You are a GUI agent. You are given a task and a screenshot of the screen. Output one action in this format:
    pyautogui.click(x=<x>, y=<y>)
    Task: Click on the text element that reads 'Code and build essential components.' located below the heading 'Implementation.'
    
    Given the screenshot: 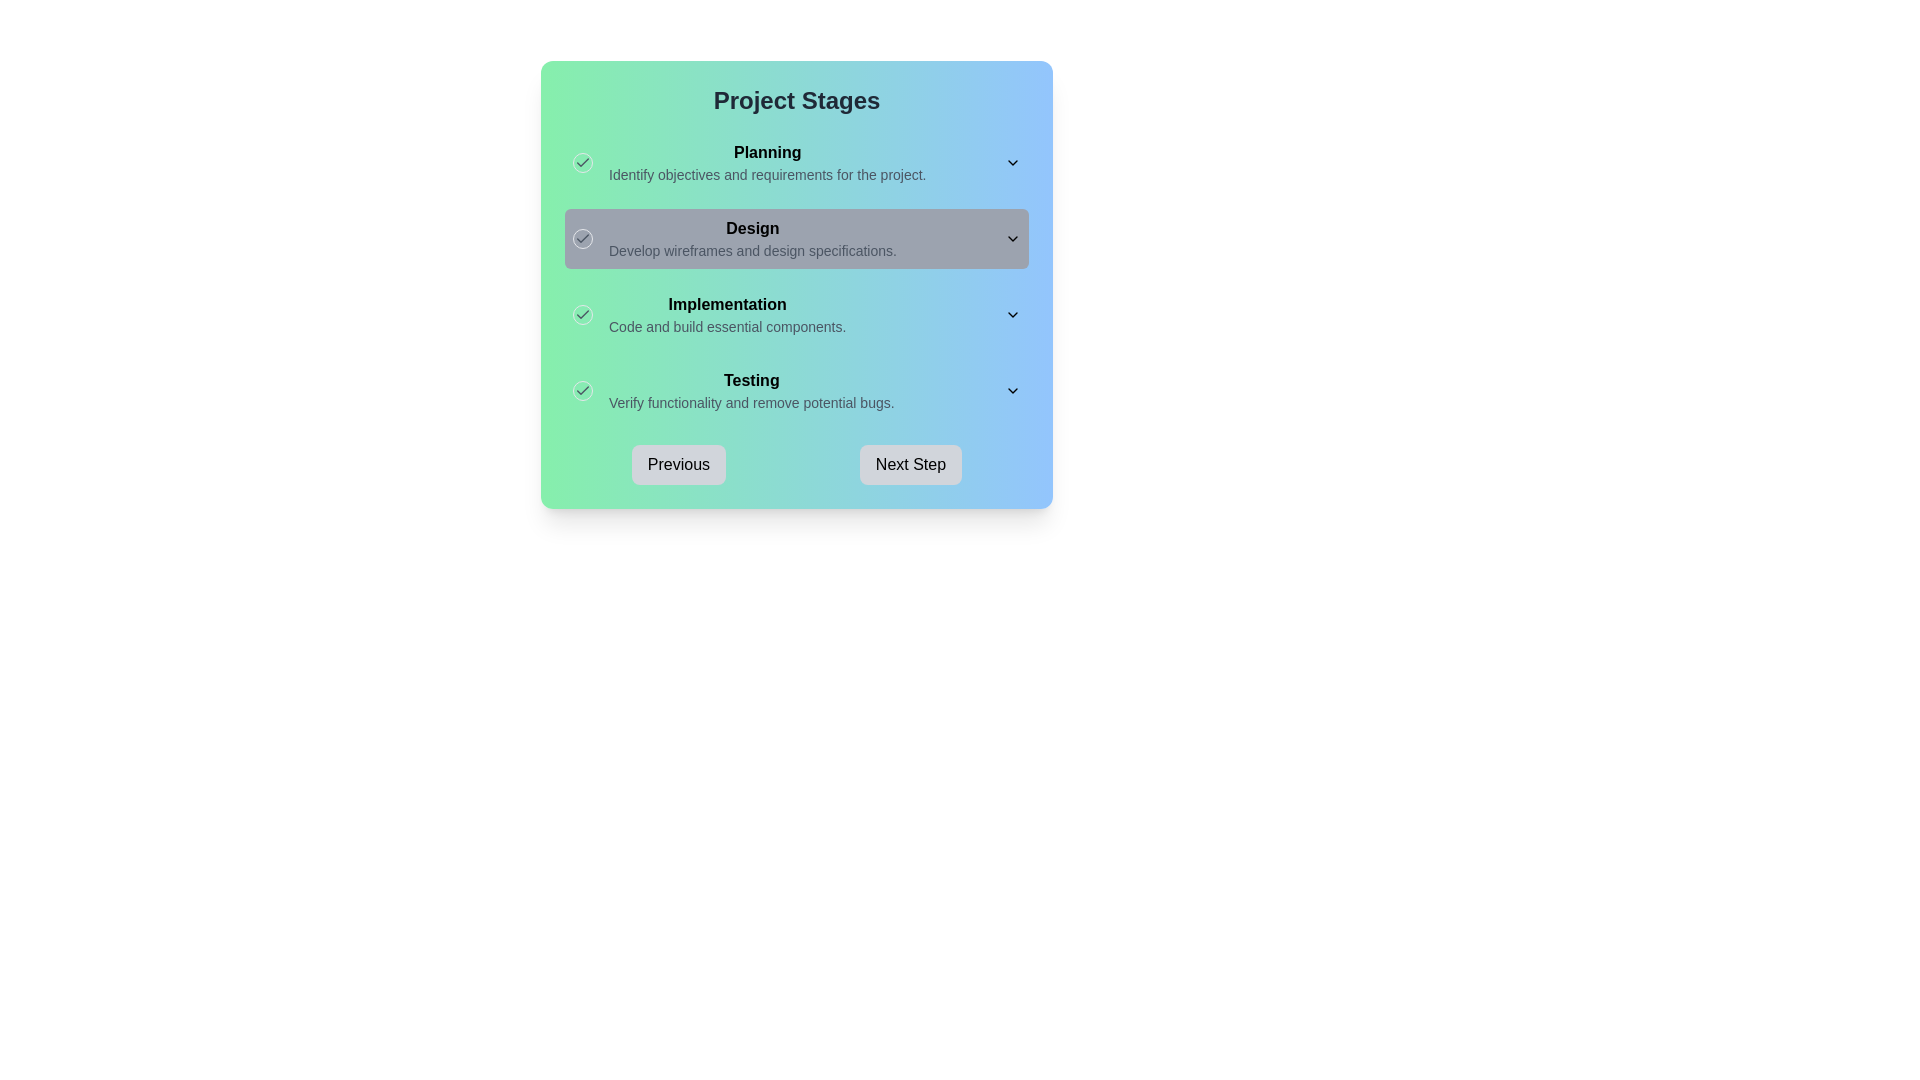 What is the action you would take?
    pyautogui.click(x=726, y=326)
    